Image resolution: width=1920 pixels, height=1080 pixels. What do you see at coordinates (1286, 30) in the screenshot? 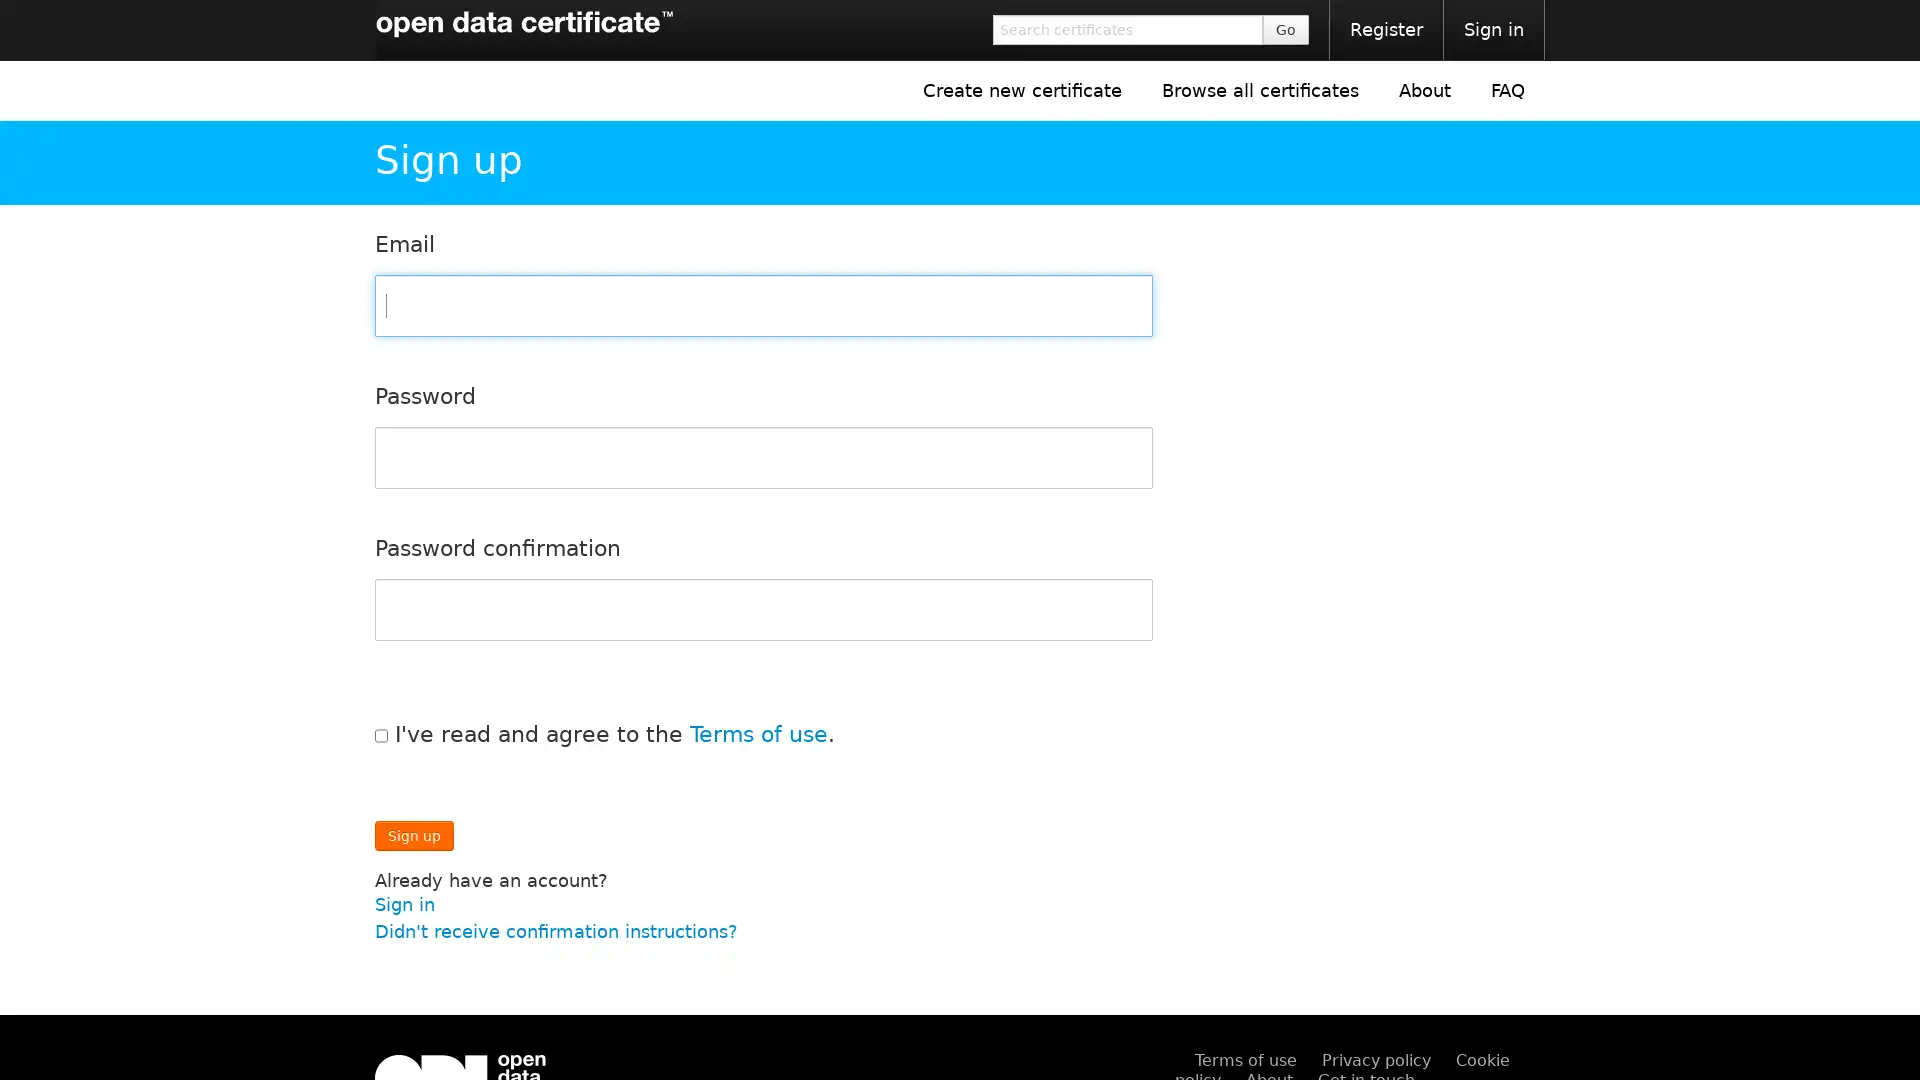
I see `Go` at bounding box center [1286, 30].